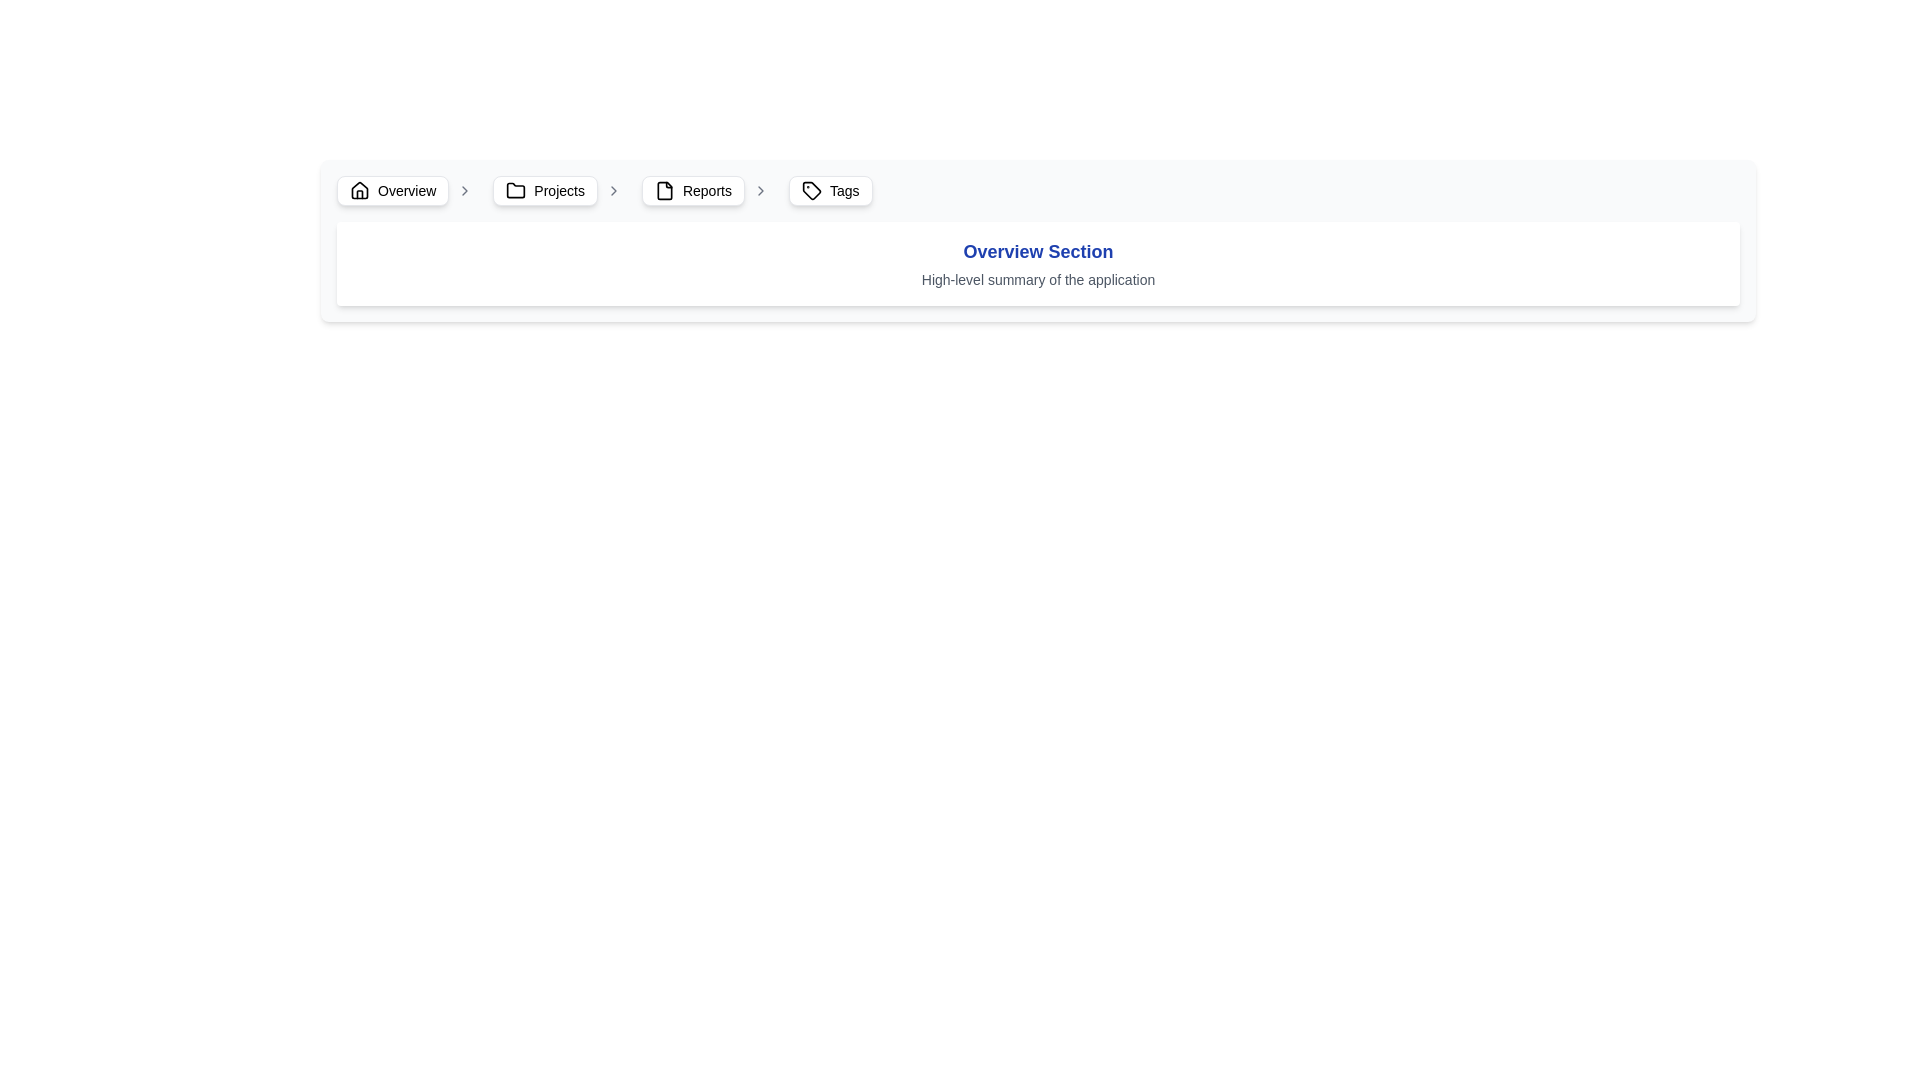  What do you see at coordinates (759, 191) in the screenshot?
I see `the forward chevron icon located to the right of the 'Reports' text label in the breadcrumb navigation` at bounding box center [759, 191].